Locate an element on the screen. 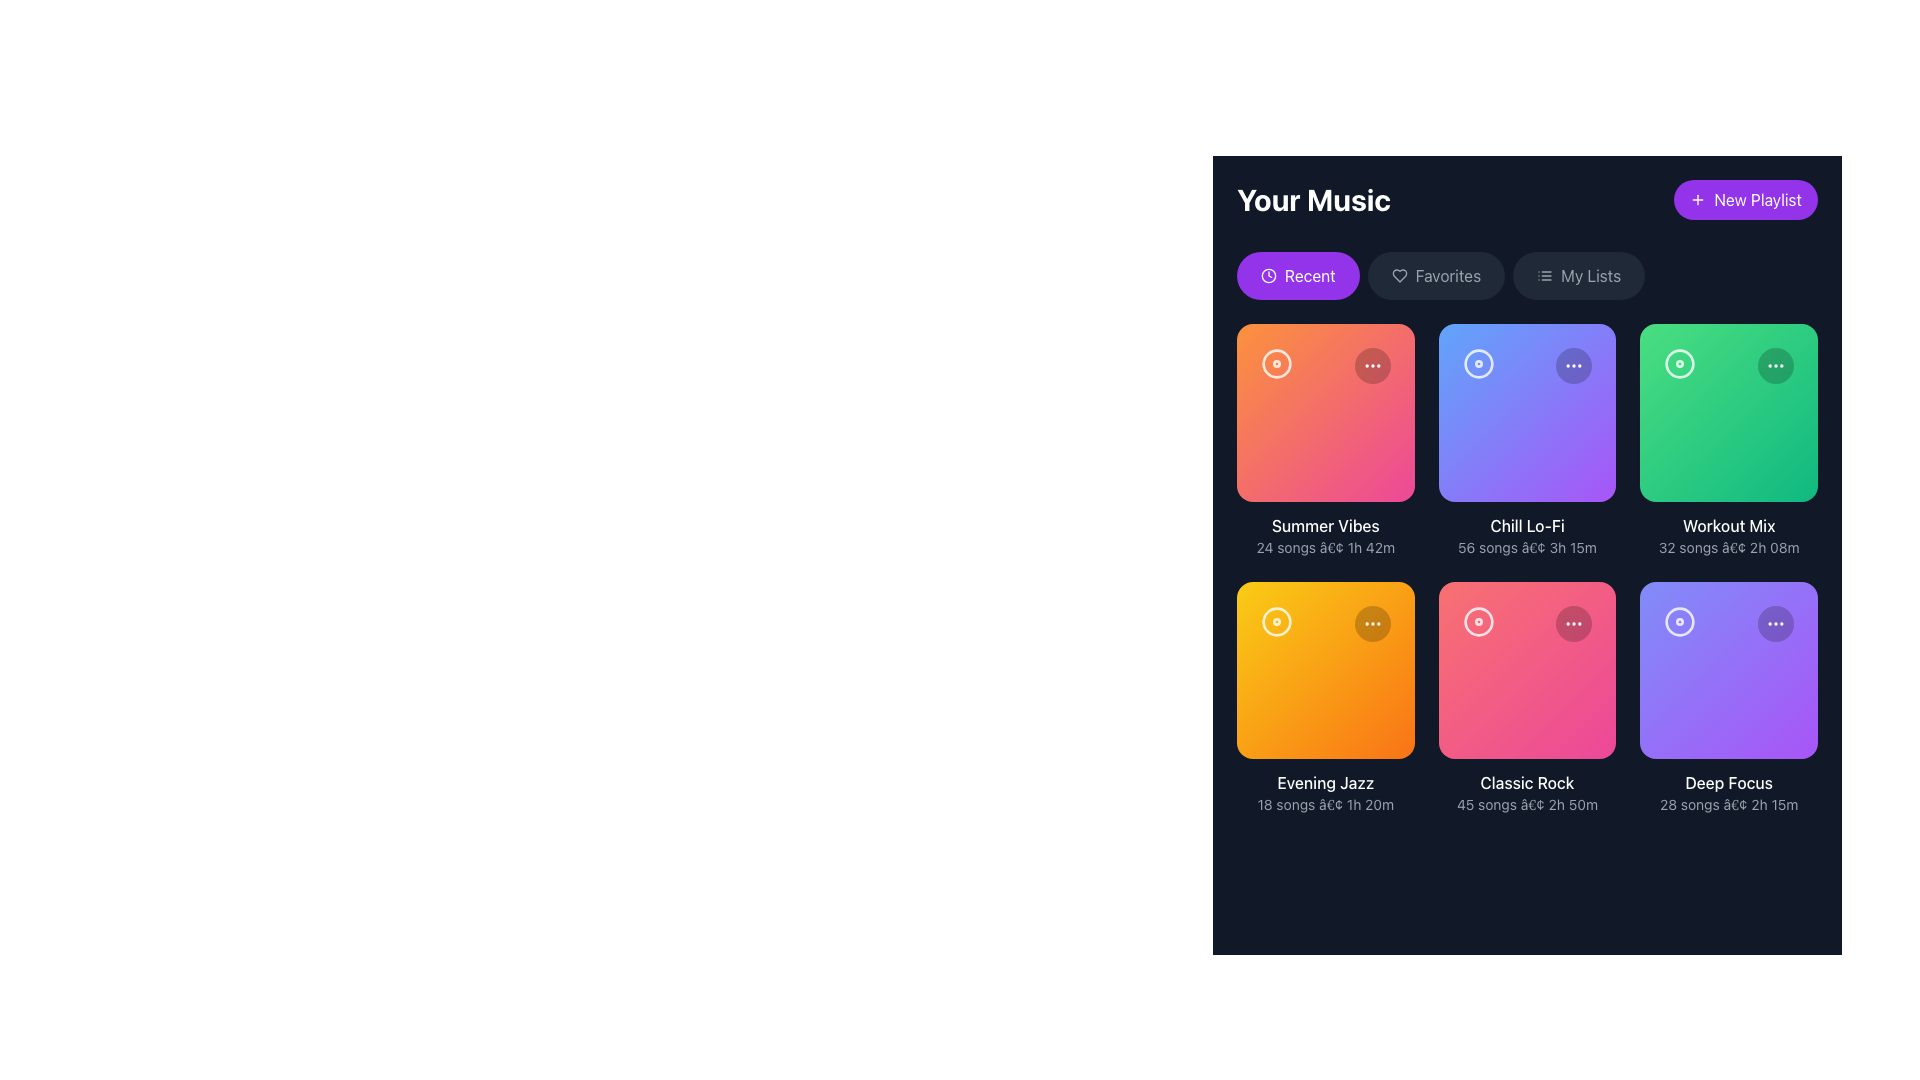  the text-based navigation link located third from the left in the horizontal list, which directs to the My Lists section is located at coordinates (1589, 276).